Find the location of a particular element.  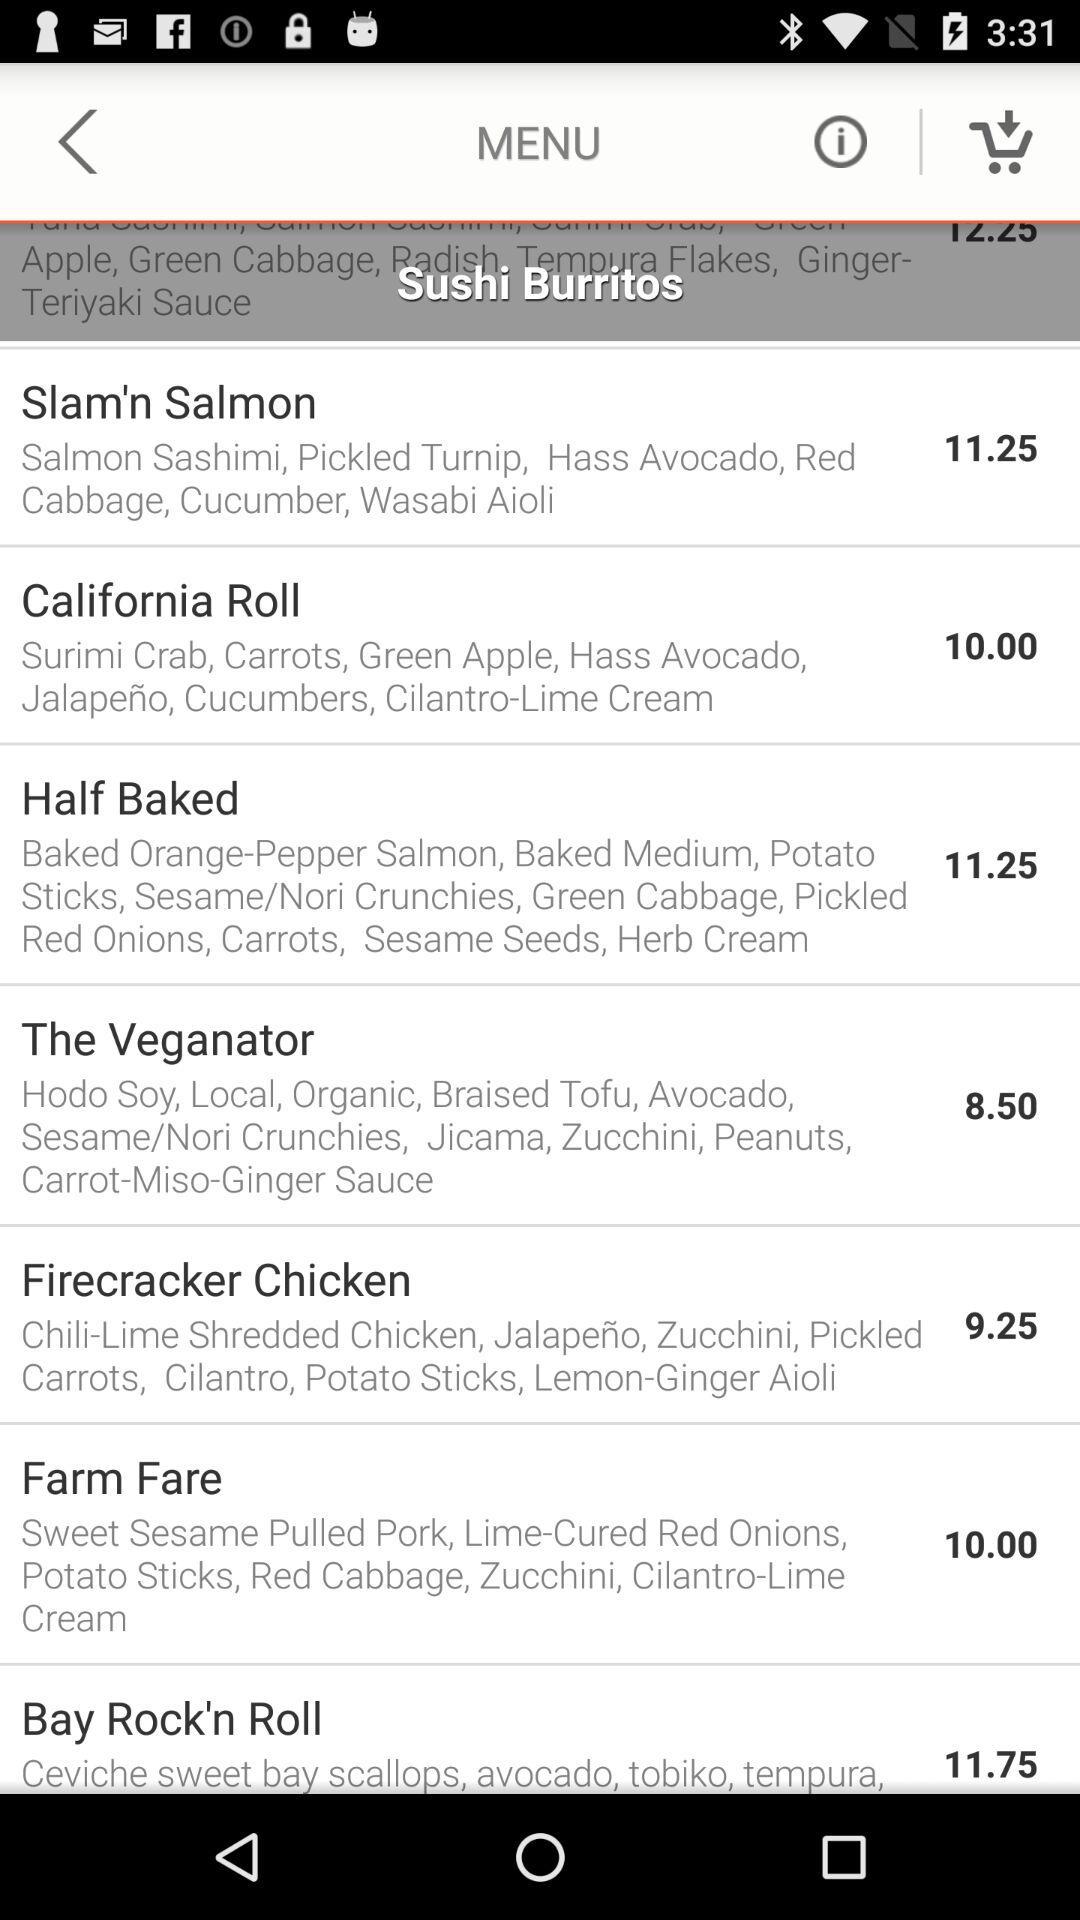

the item to the left of 11.75 icon is located at coordinates (471, 1716).